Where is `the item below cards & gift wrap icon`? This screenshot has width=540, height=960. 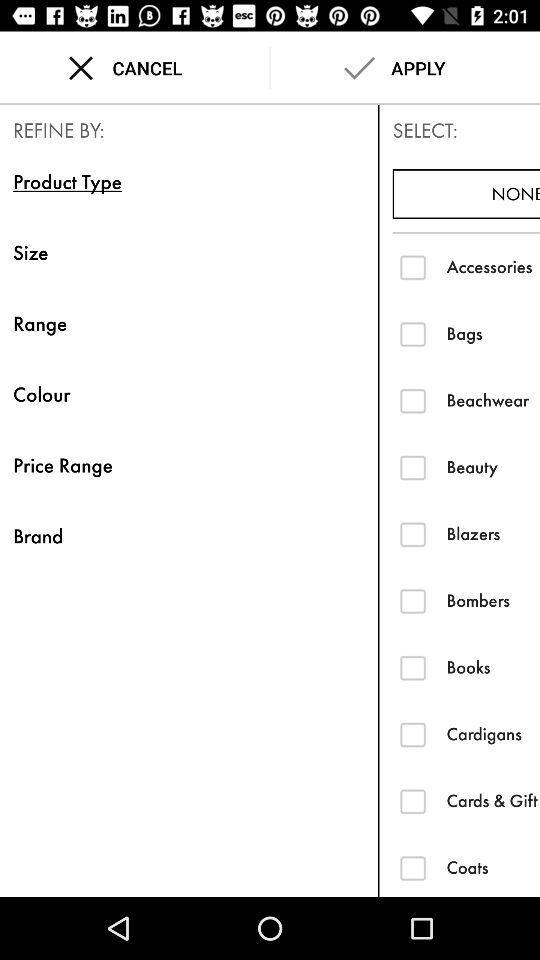
the item below cards & gift wrap icon is located at coordinates (492, 866).